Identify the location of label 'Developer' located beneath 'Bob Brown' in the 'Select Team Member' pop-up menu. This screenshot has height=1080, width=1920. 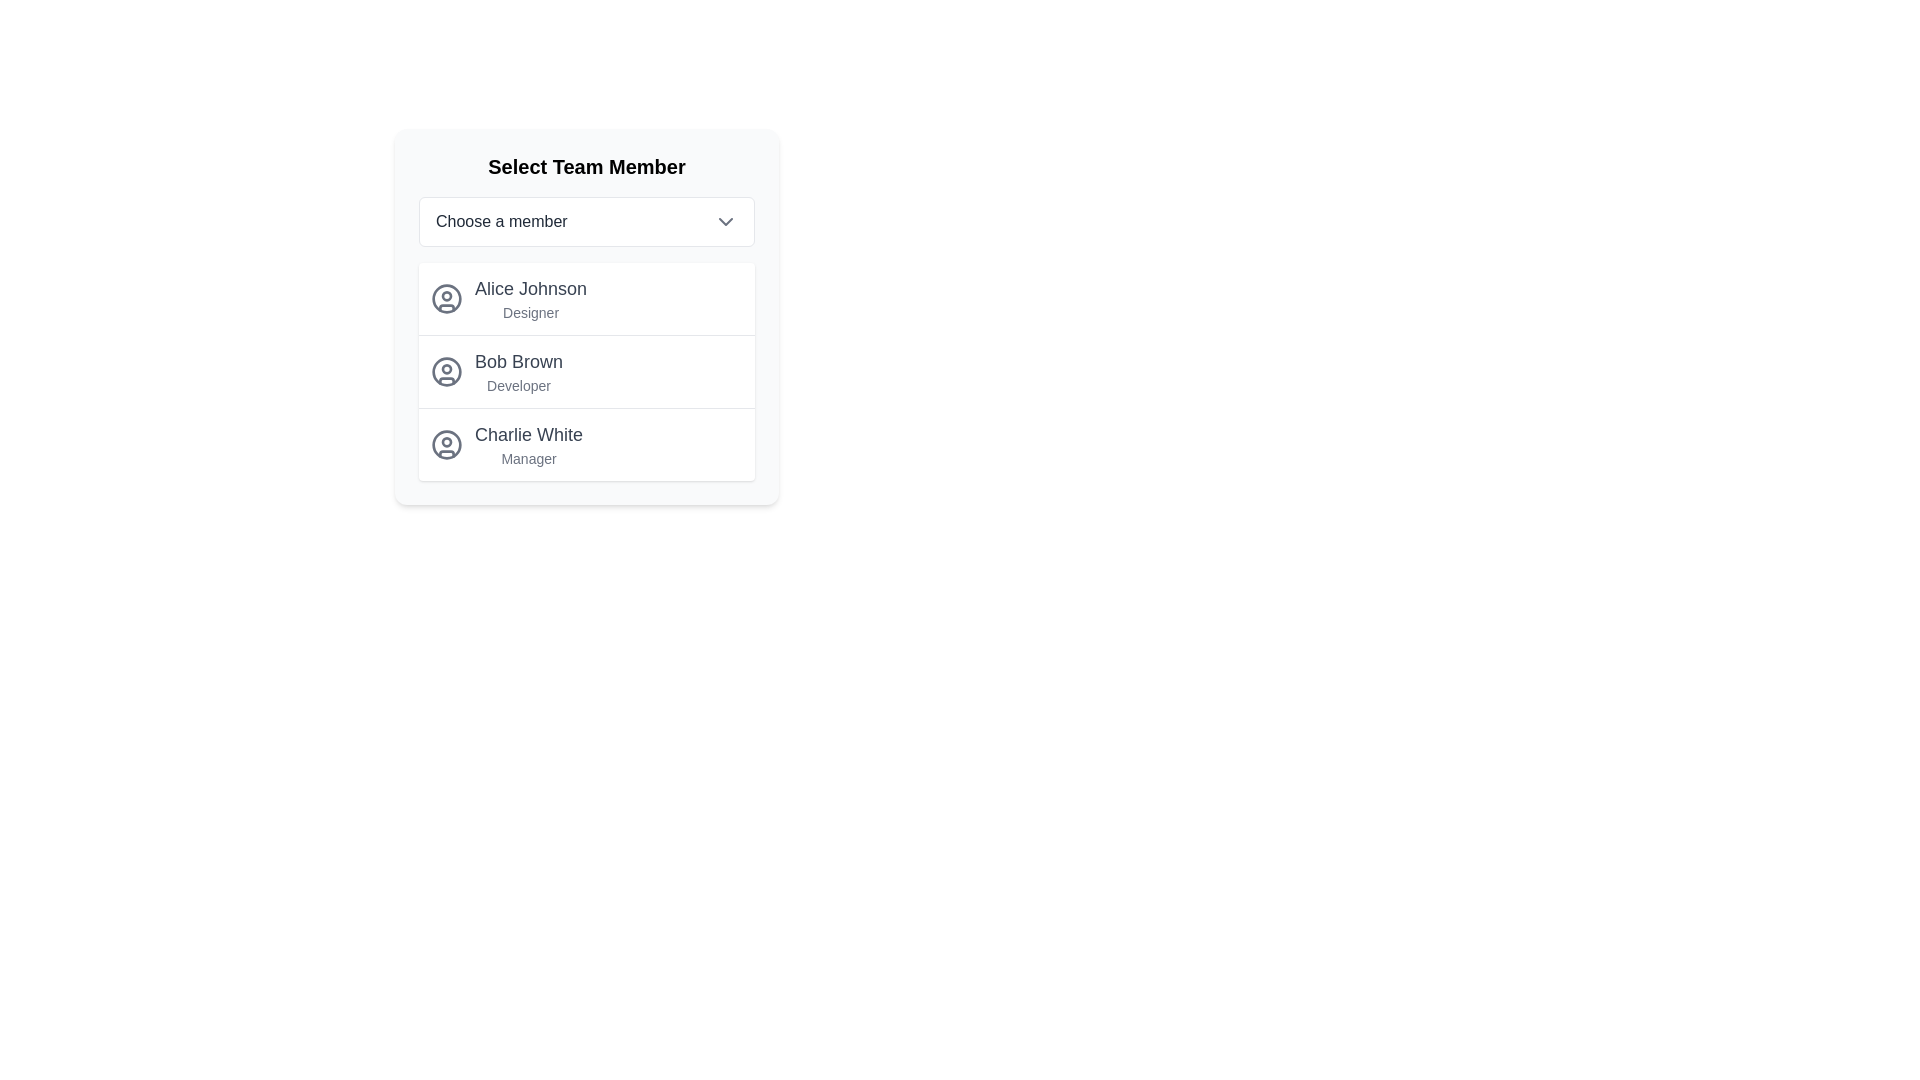
(518, 385).